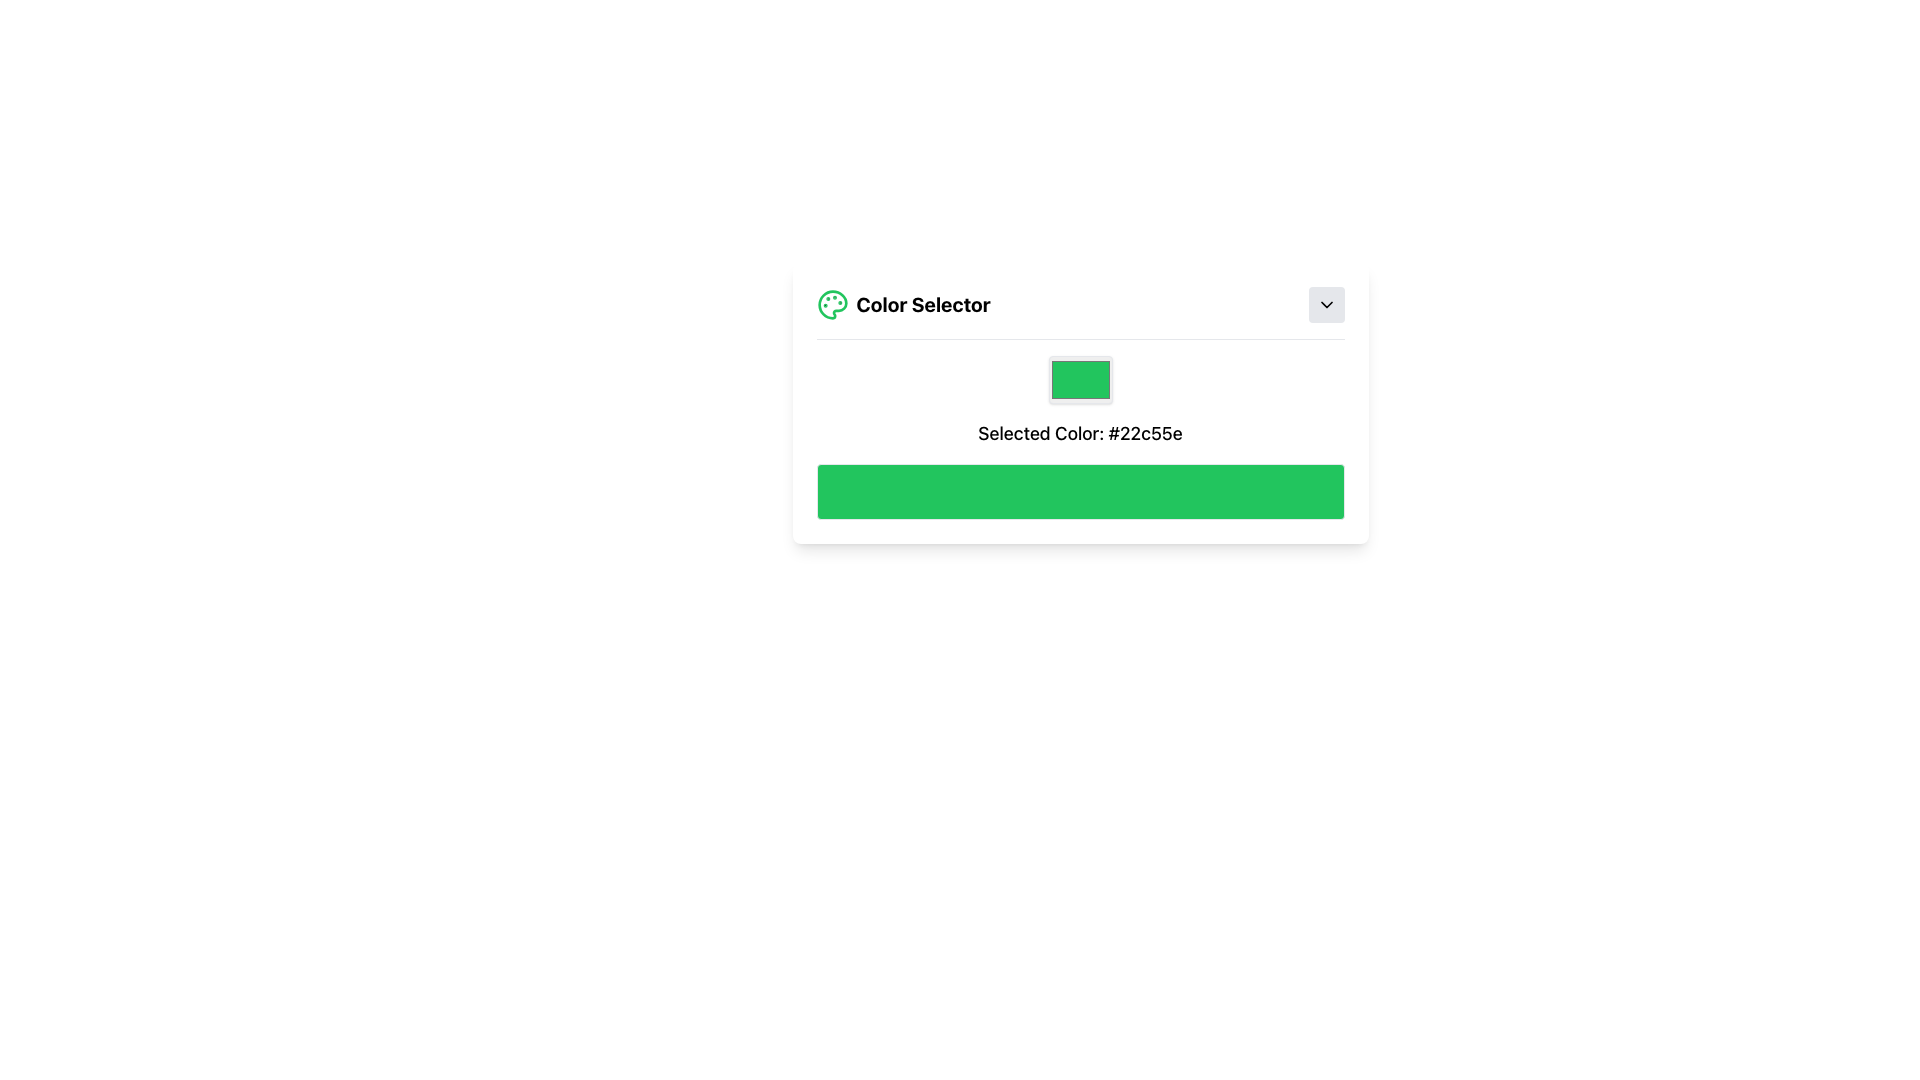 The image size is (1920, 1080). What do you see at coordinates (1079, 433) in the screenshot?
I see `the text label that identifies the currently selected color, which displays its name and hexadecimal color code, located centrally within the interface` at bounding box center [1079, 433].